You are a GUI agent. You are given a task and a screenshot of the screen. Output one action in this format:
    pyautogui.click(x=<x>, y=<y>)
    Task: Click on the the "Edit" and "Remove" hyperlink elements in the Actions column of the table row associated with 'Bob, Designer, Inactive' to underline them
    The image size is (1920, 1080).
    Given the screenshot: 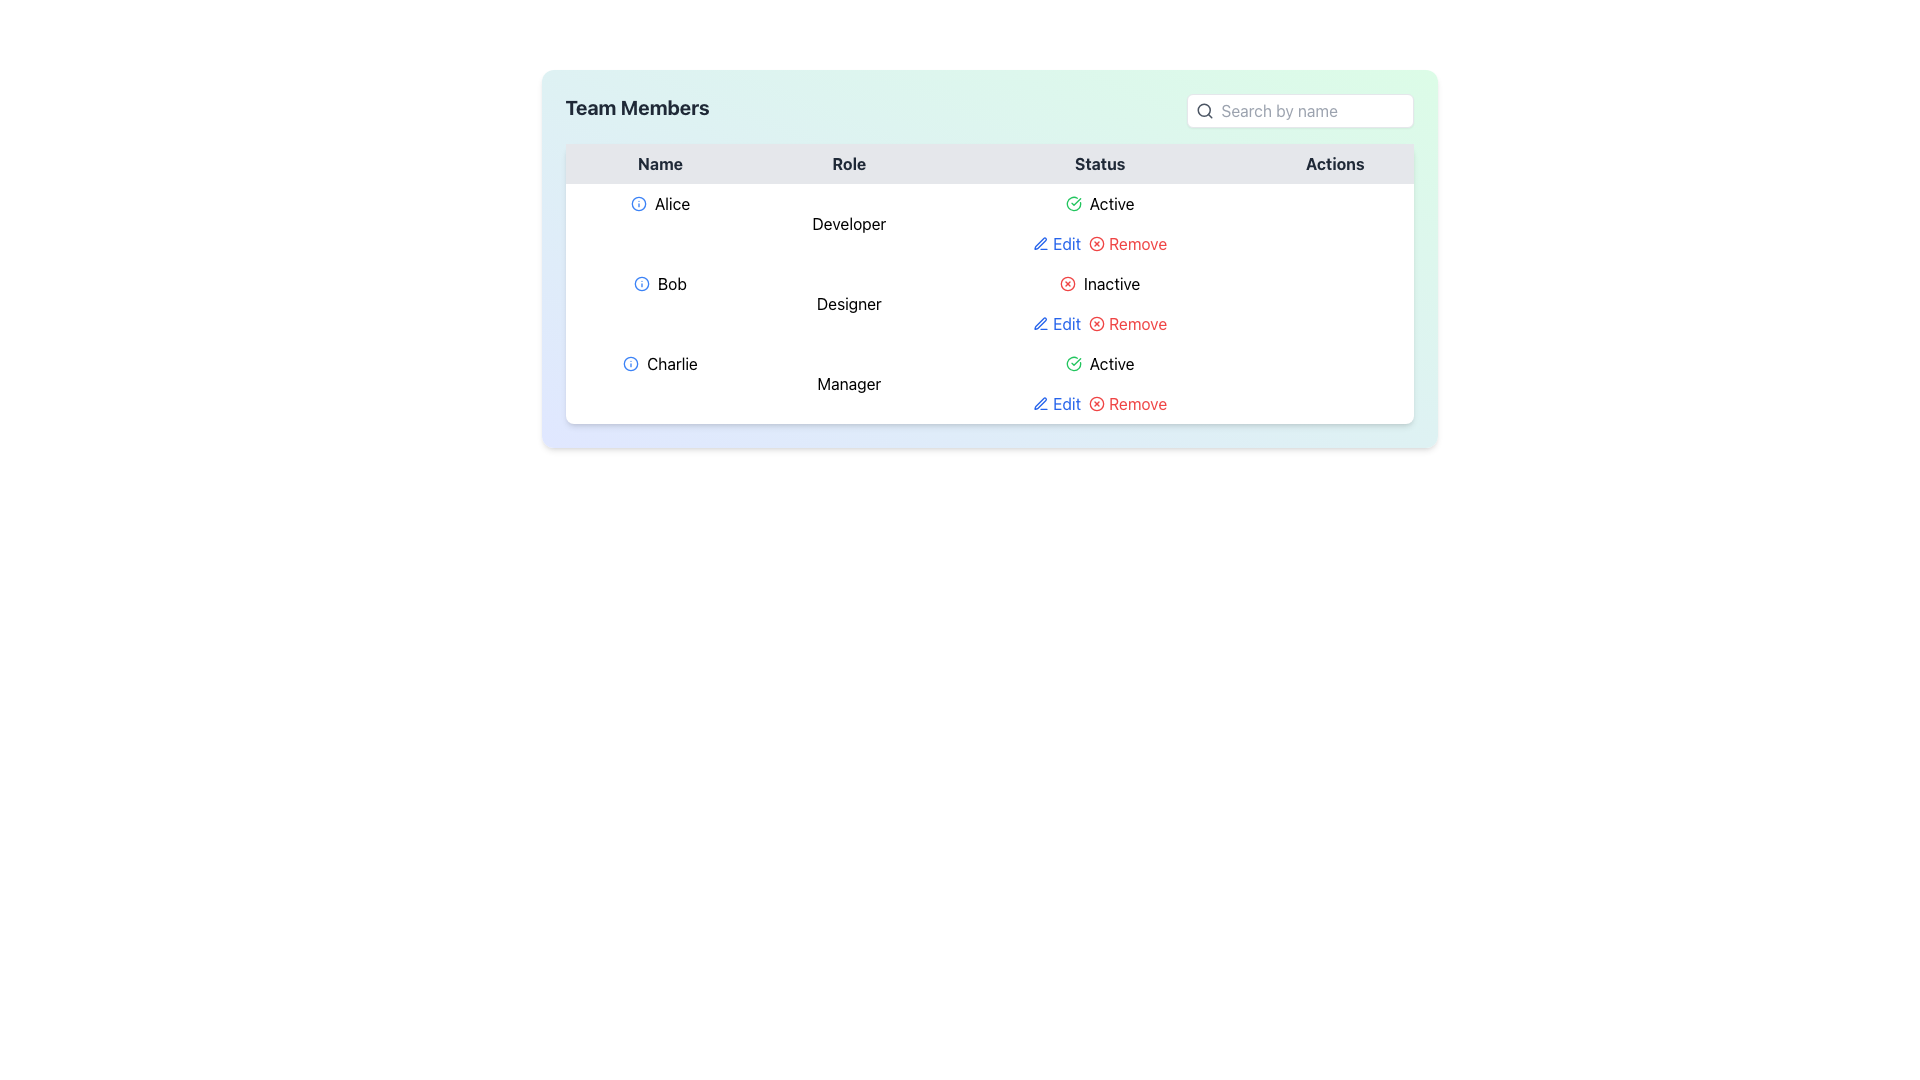 What is the action you would take?
    pyautogui.click(x=1099, y=323)
    